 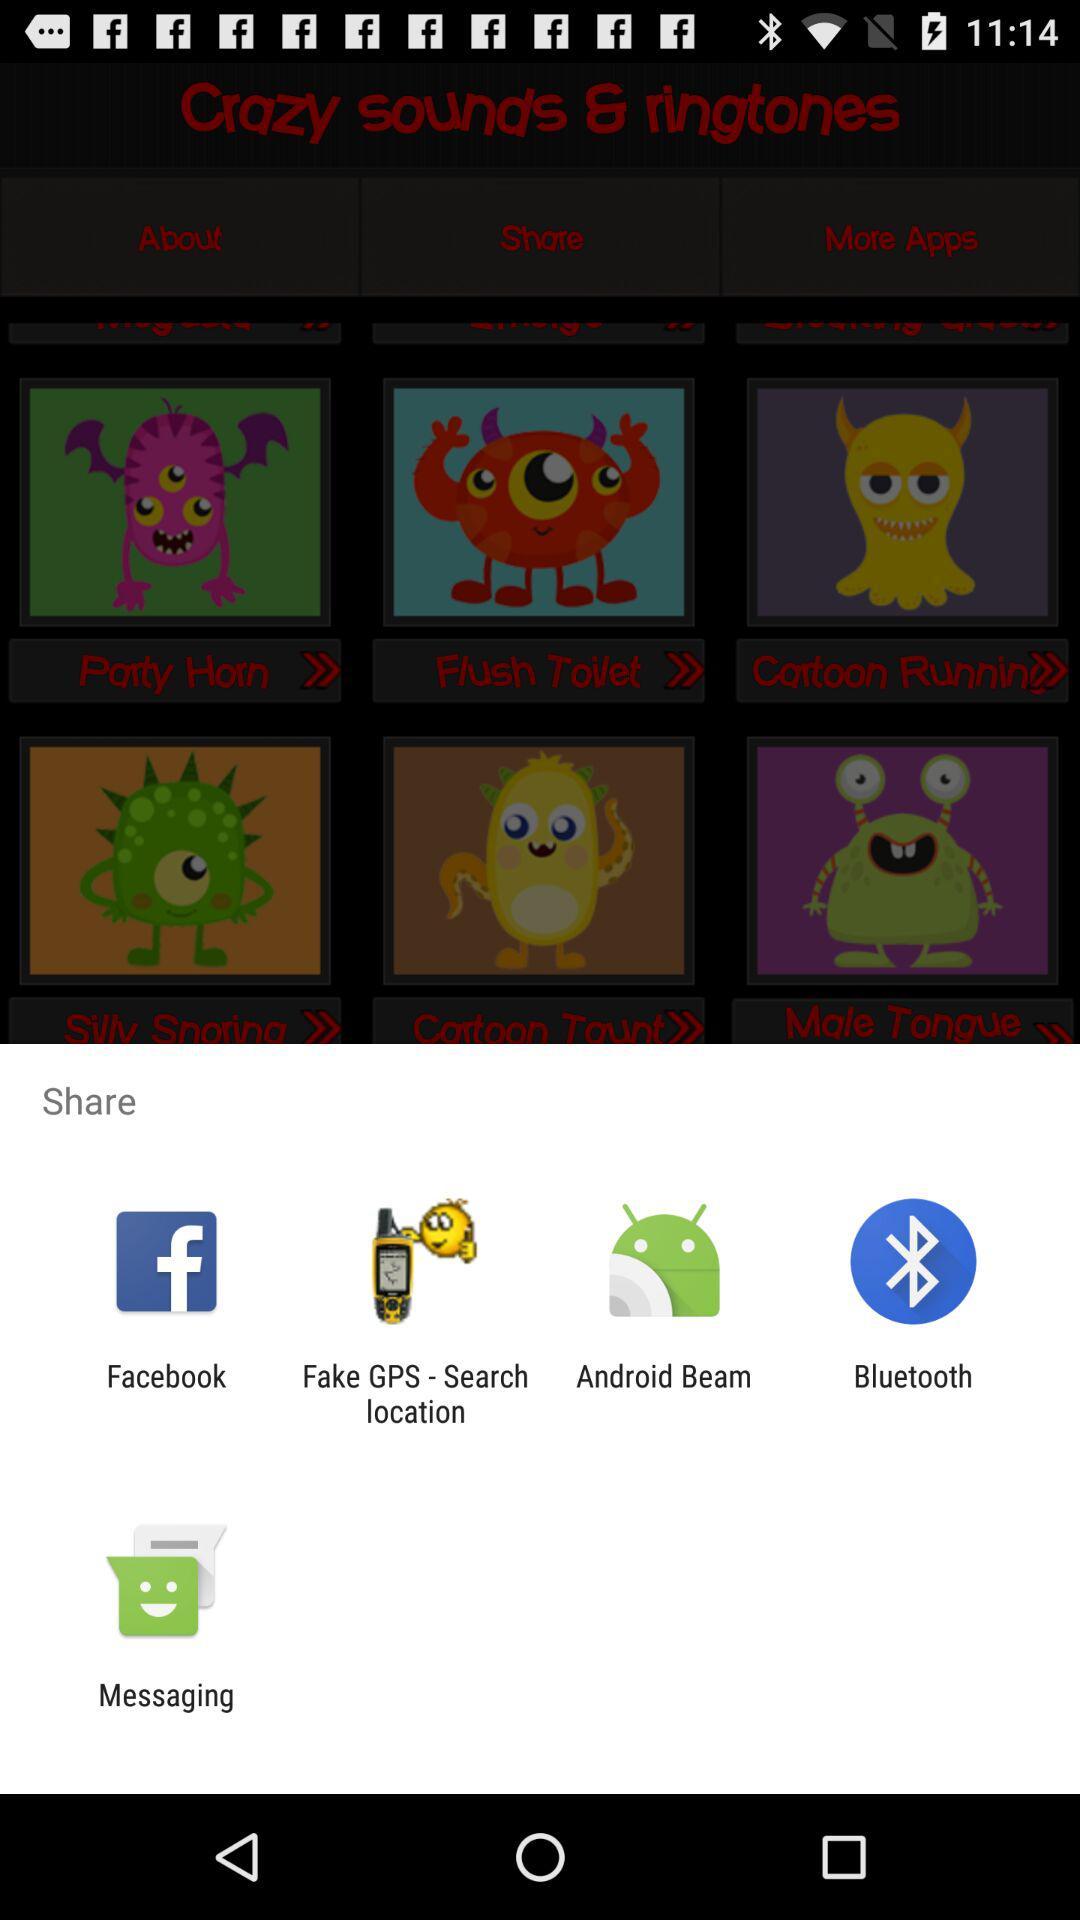 I want to click on the app to the right of the facebook item, so click(x=414, y=1392).